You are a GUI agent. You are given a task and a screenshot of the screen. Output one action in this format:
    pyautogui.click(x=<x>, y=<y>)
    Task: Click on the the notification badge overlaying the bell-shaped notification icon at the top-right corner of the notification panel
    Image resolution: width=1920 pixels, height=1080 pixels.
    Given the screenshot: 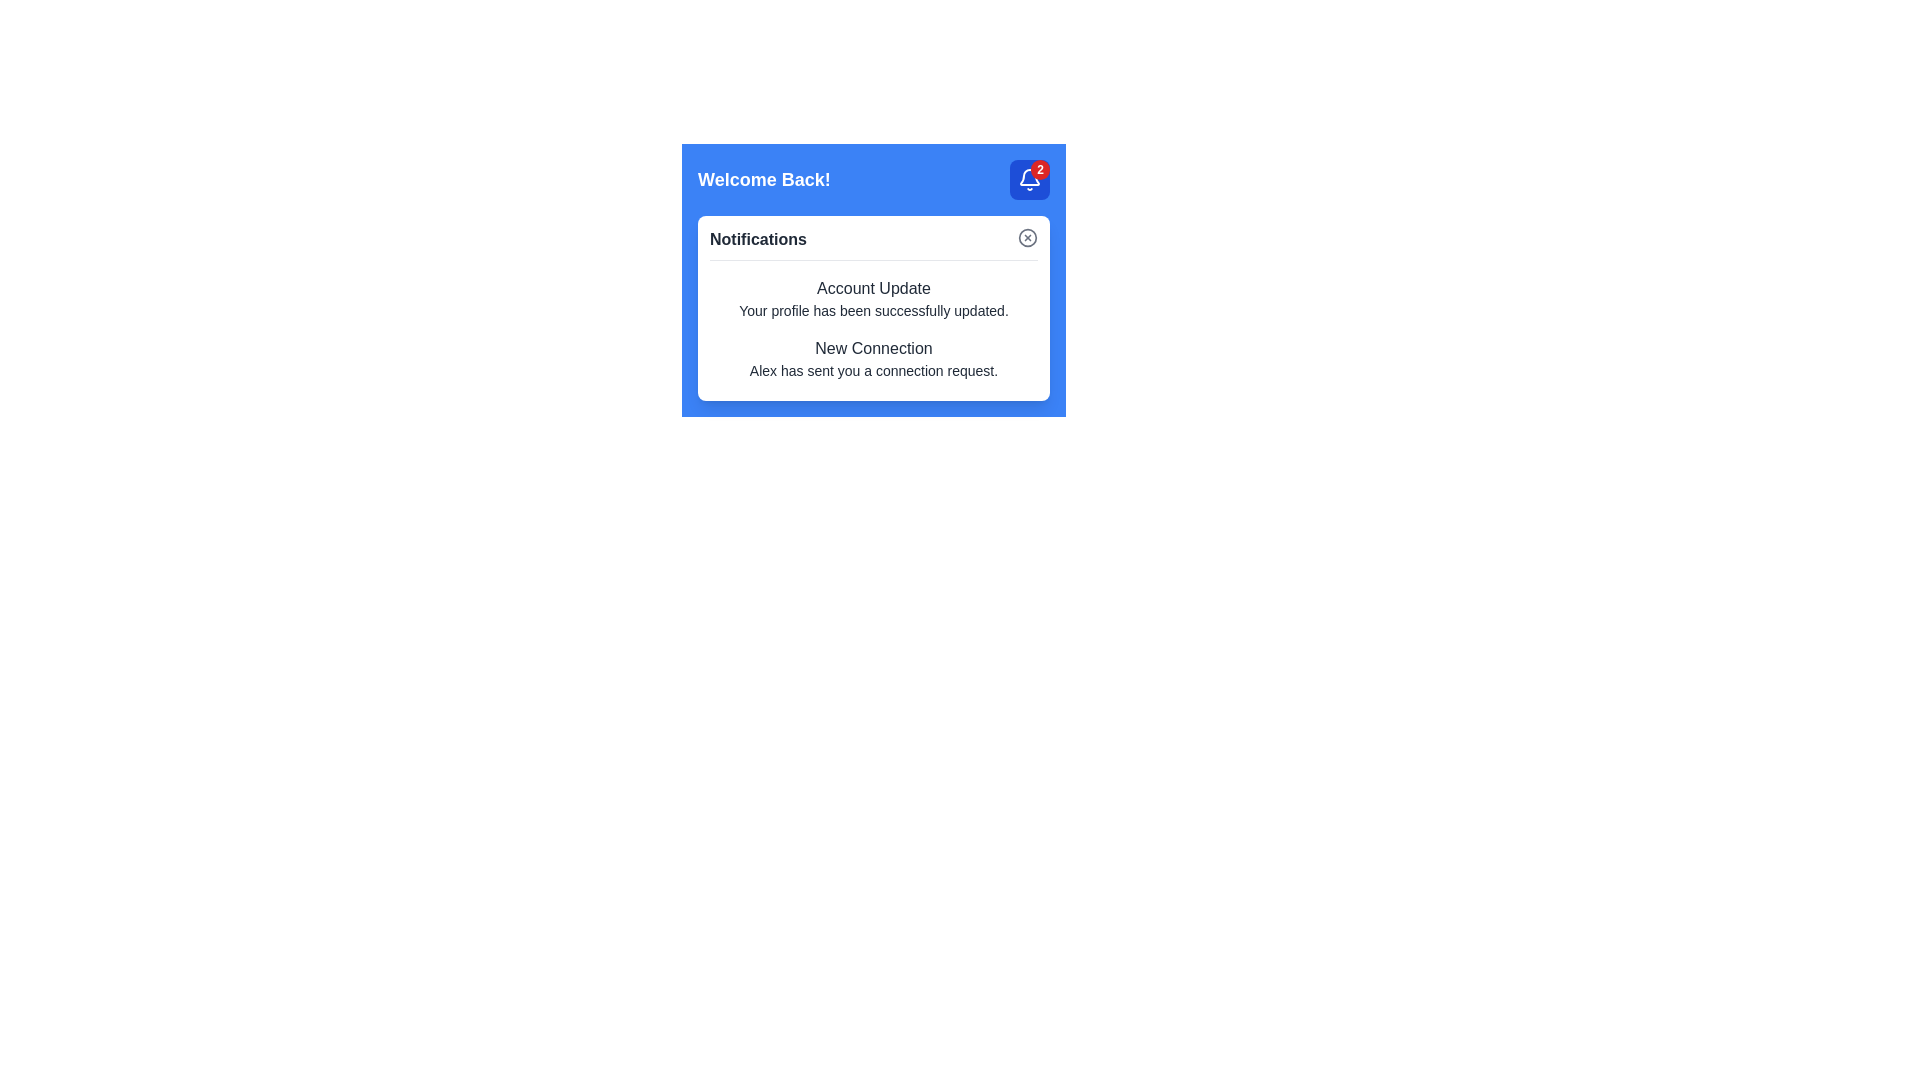 What is the action you would take?
    pyautogui.click(x=1040, y=168)
    